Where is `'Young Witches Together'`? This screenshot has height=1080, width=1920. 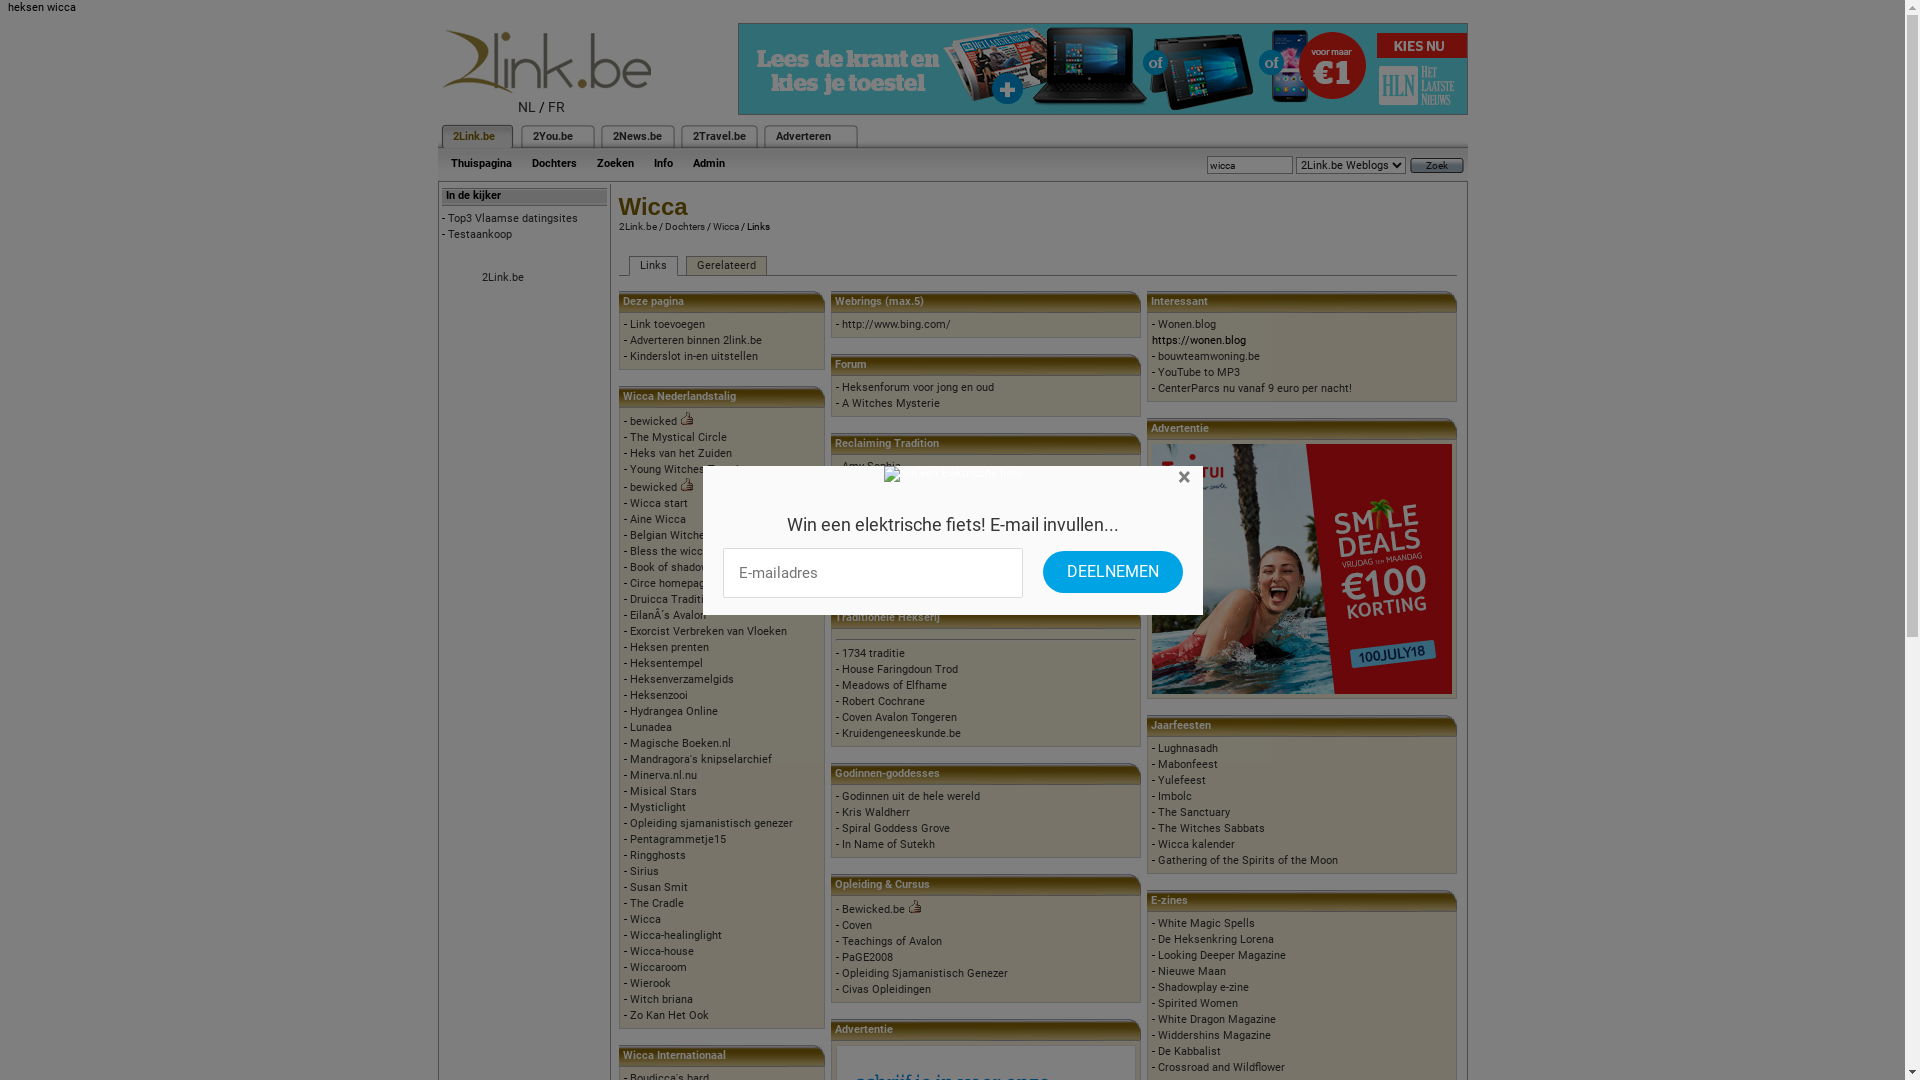 'Young Witches Together' is located at coordinates (691, 469).